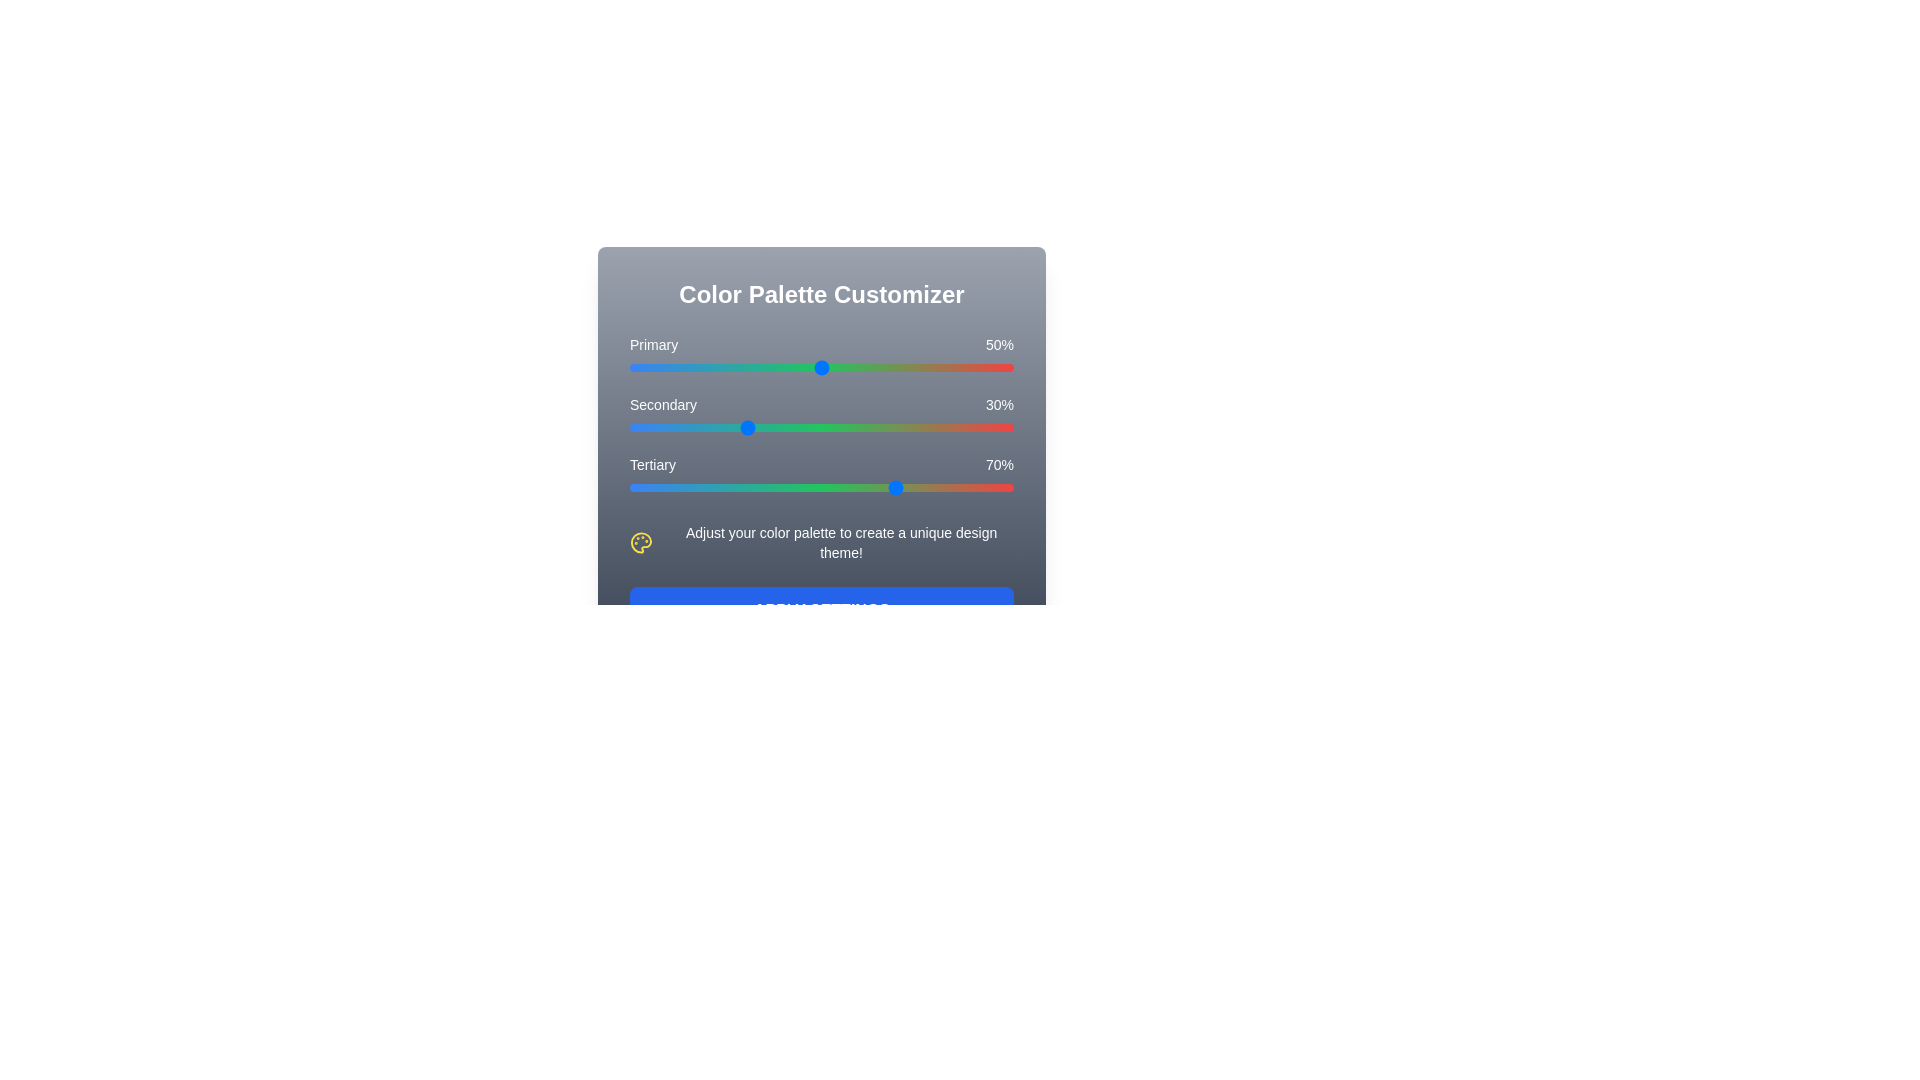 The width and height of the screenshot is (1920, 1080). I want to click on the tertiary color value, so click(864, 488).